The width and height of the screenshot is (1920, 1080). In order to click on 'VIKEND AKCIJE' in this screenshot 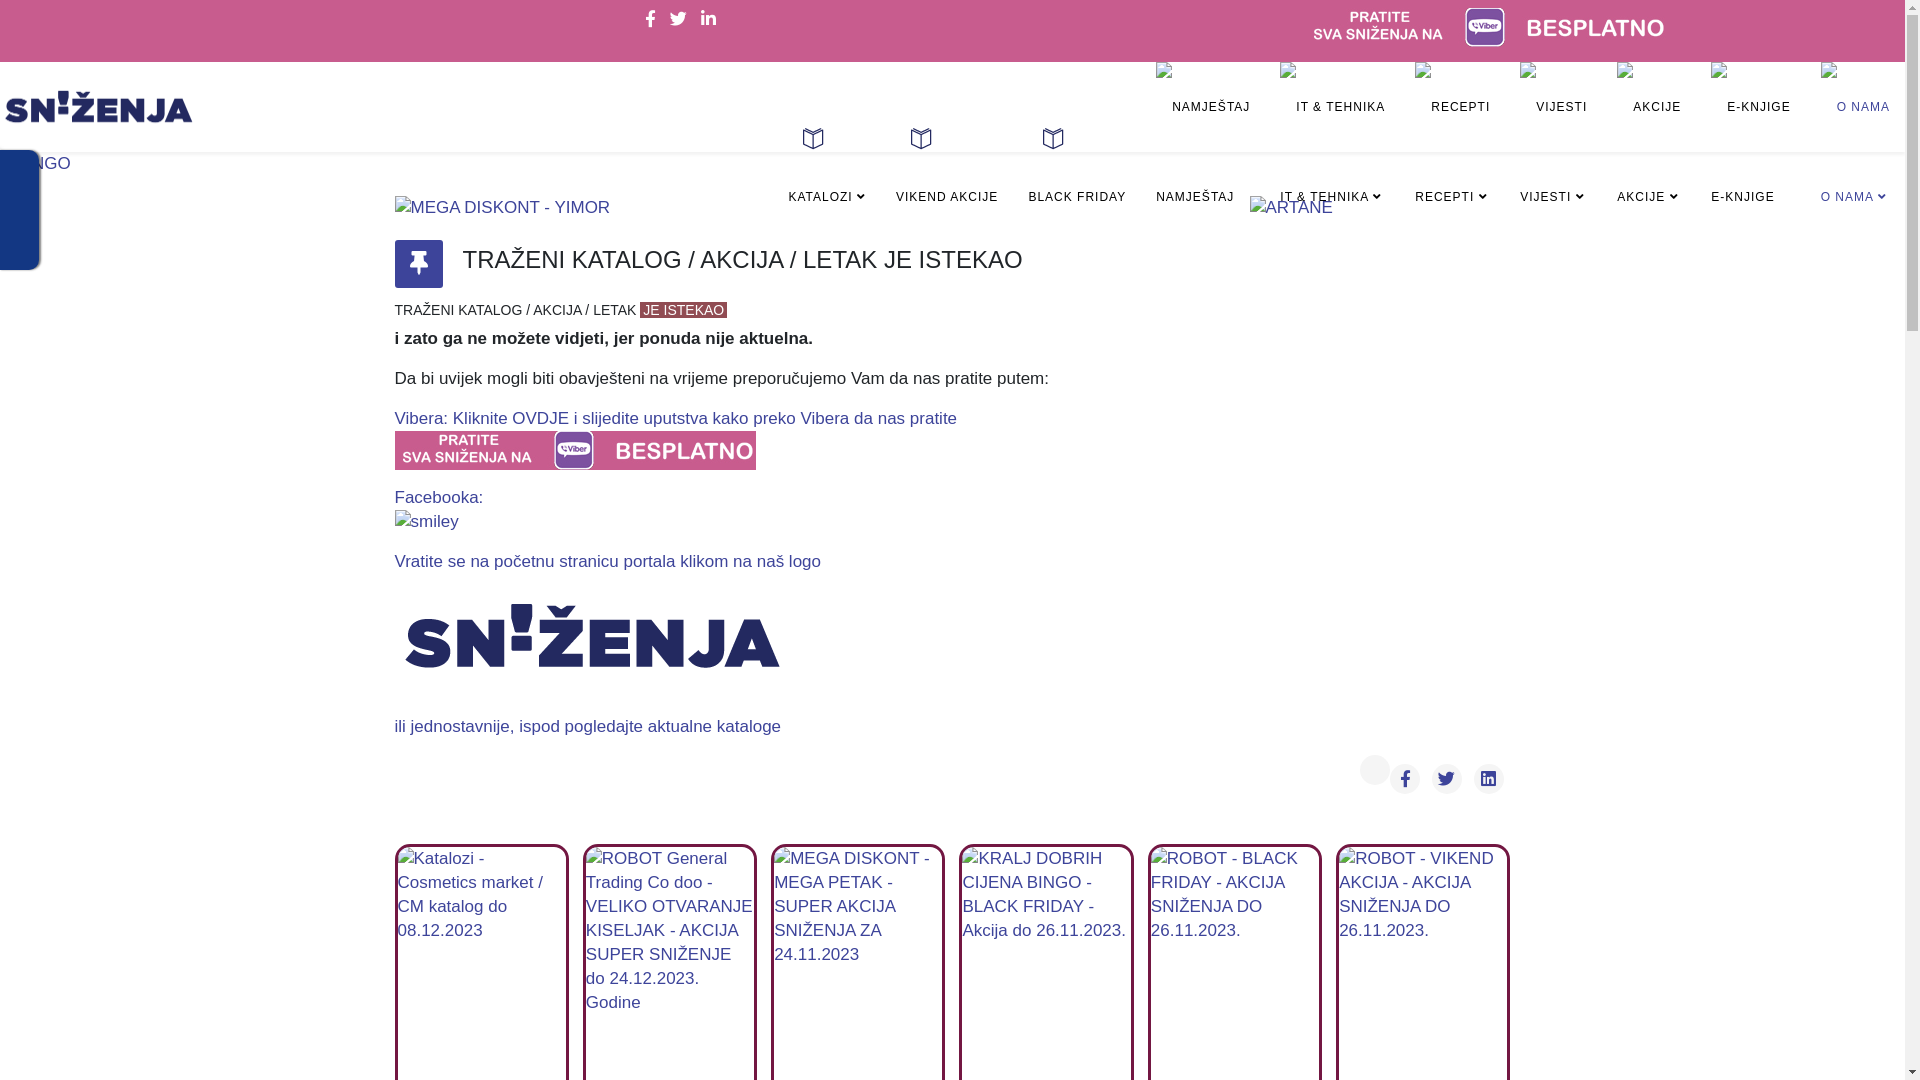, I will do `click(945, 182)`.